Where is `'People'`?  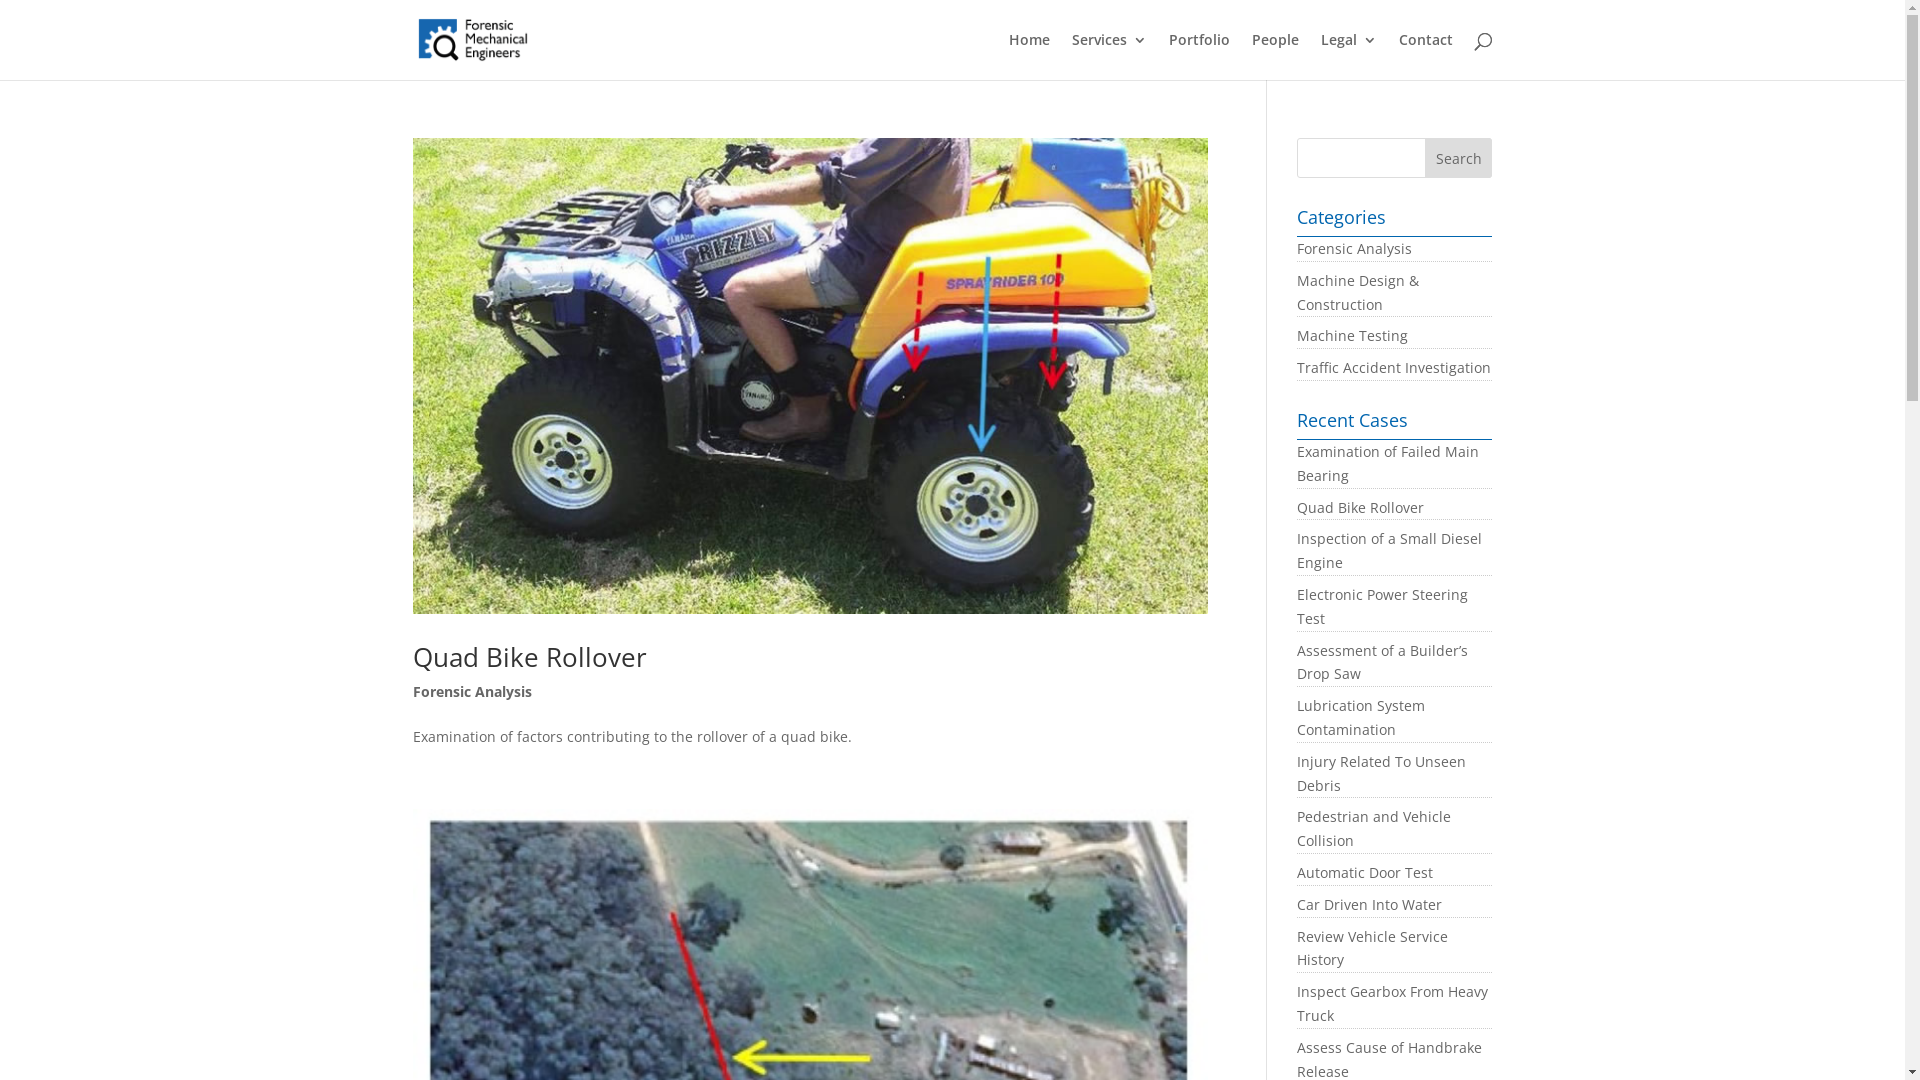
'People' is located at coordinates (1274, 55).